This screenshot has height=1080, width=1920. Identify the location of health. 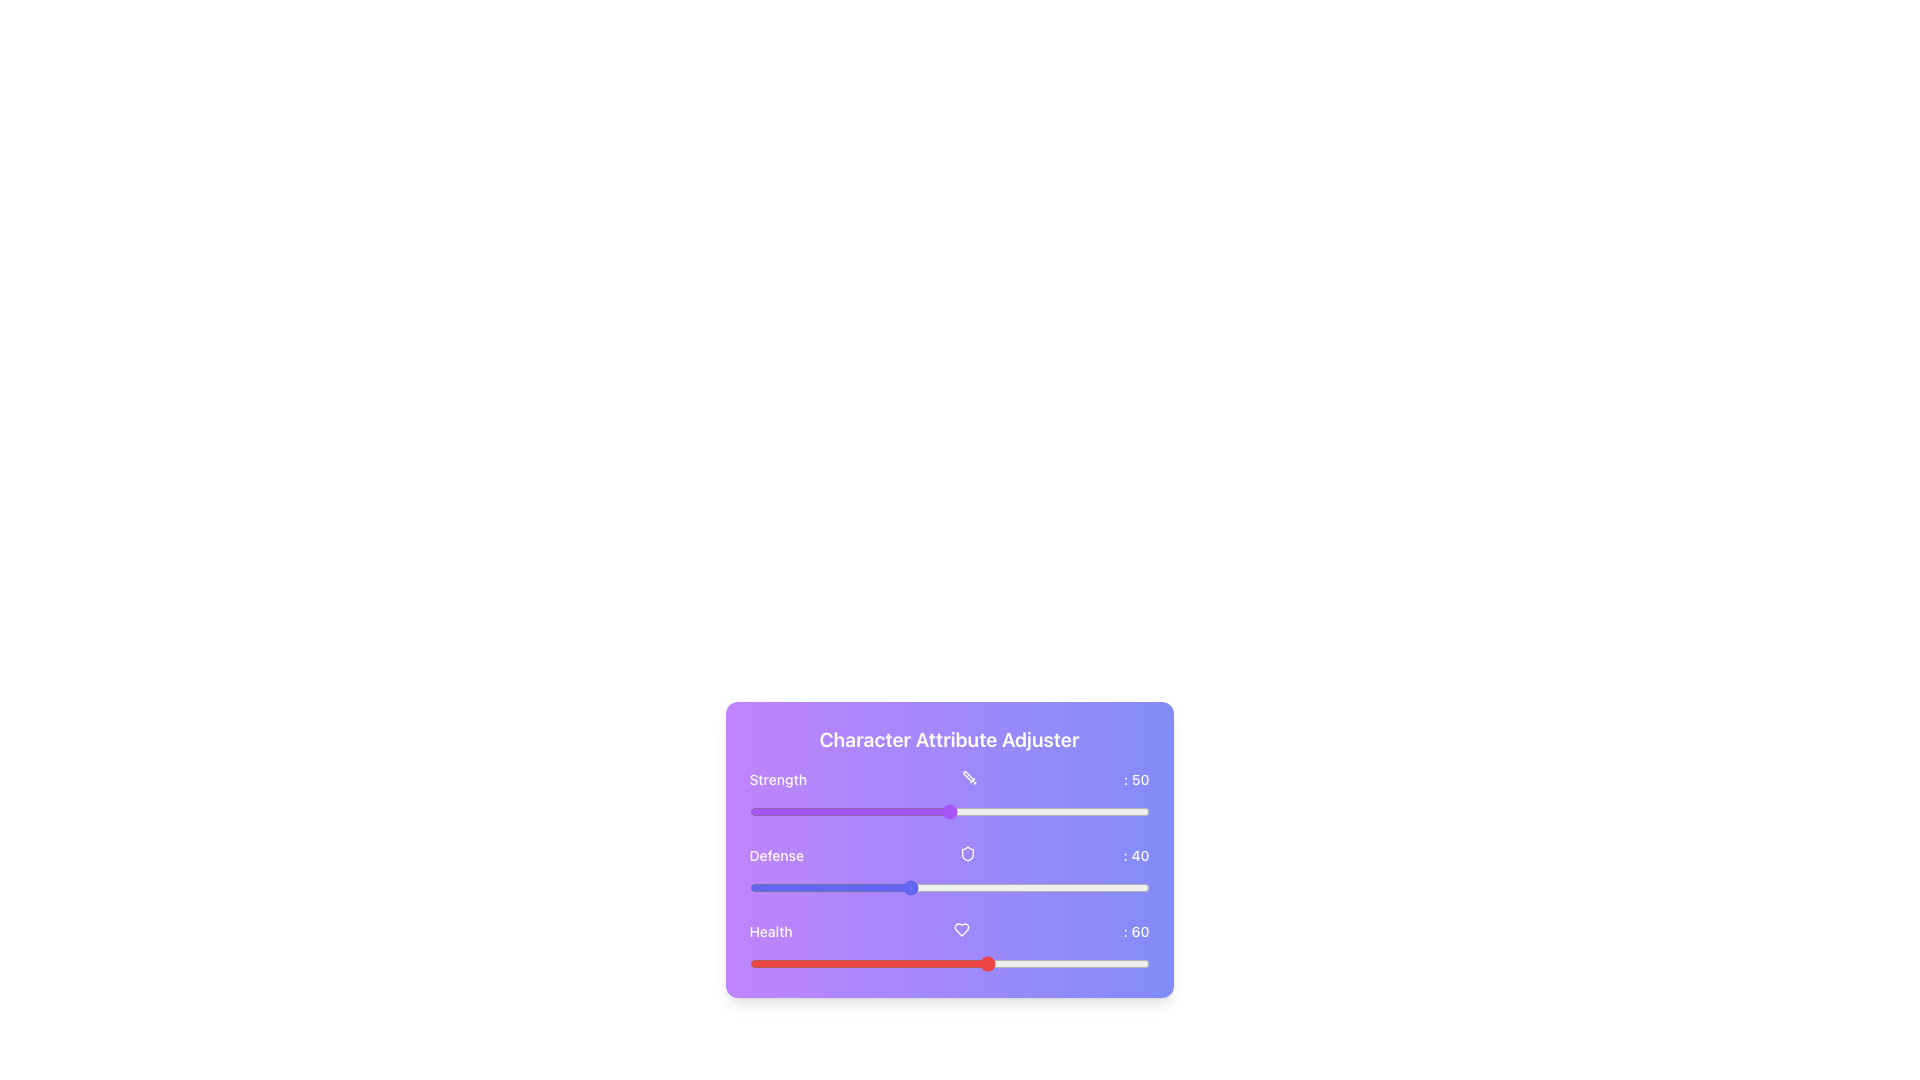
(940, 963).